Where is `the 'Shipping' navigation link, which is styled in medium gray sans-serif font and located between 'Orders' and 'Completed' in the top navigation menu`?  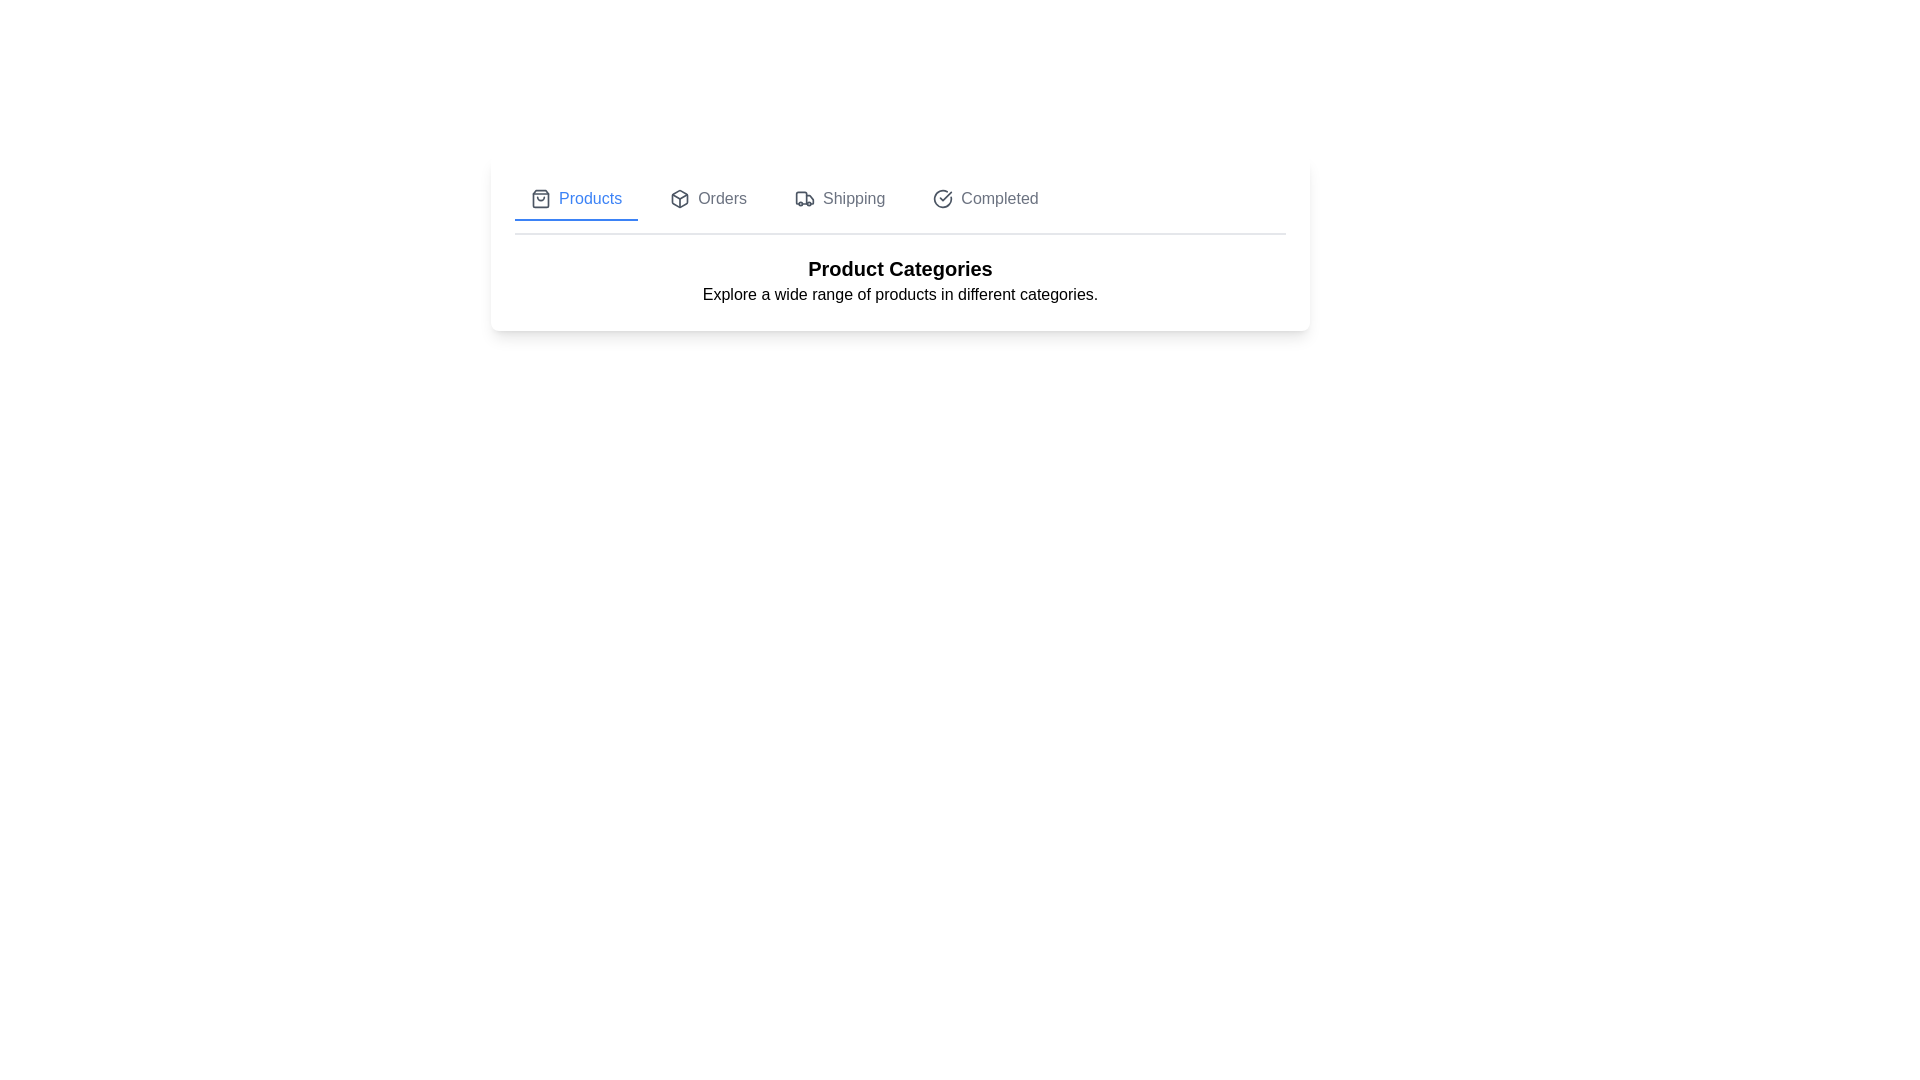
the 'Shipping' navigation link, which is styled in medium gray sans-serif font and located between 'Orders' and 'Completed' in the top navigation menu is located at coordinates (854, 199).